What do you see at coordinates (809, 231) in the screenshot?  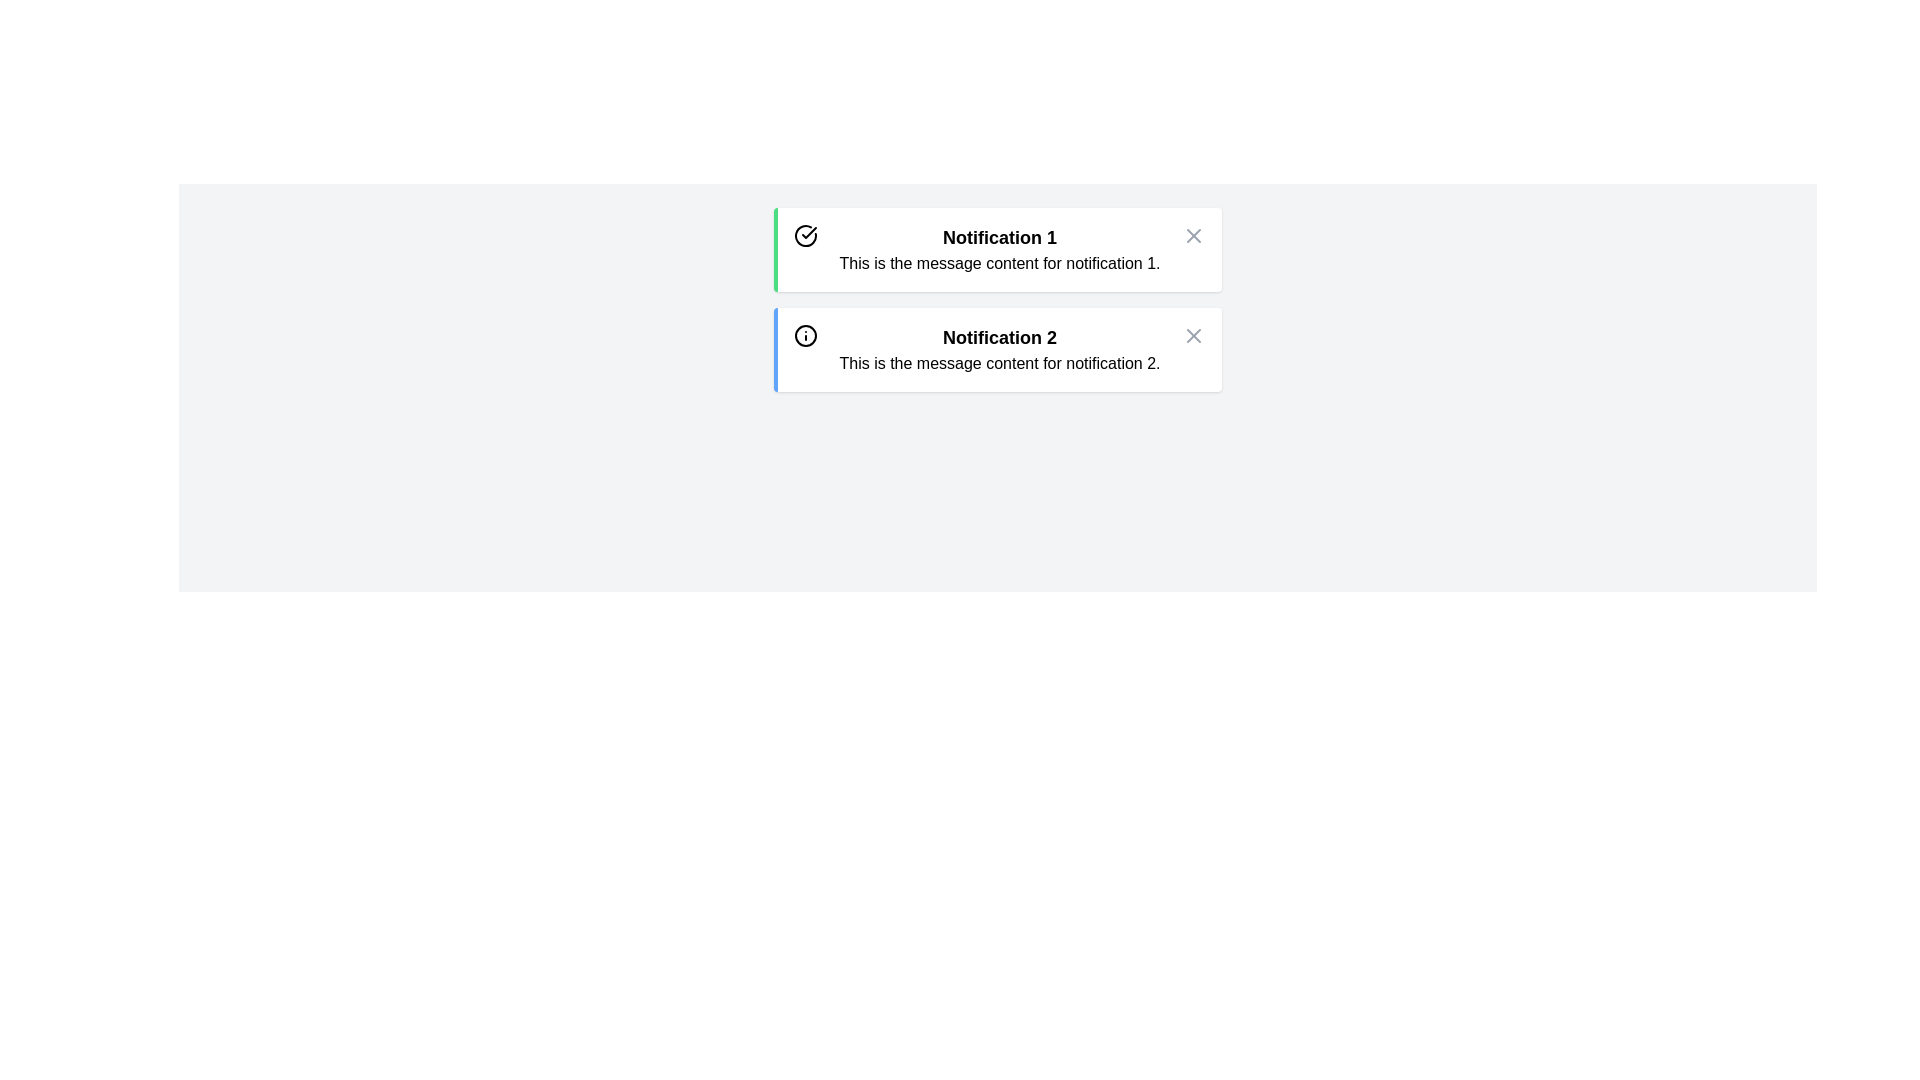 I see `the checkmark icon within the circular boundary of the 'Notification 1' component, located to the left side near the title text` at bounding box center [809, 231].